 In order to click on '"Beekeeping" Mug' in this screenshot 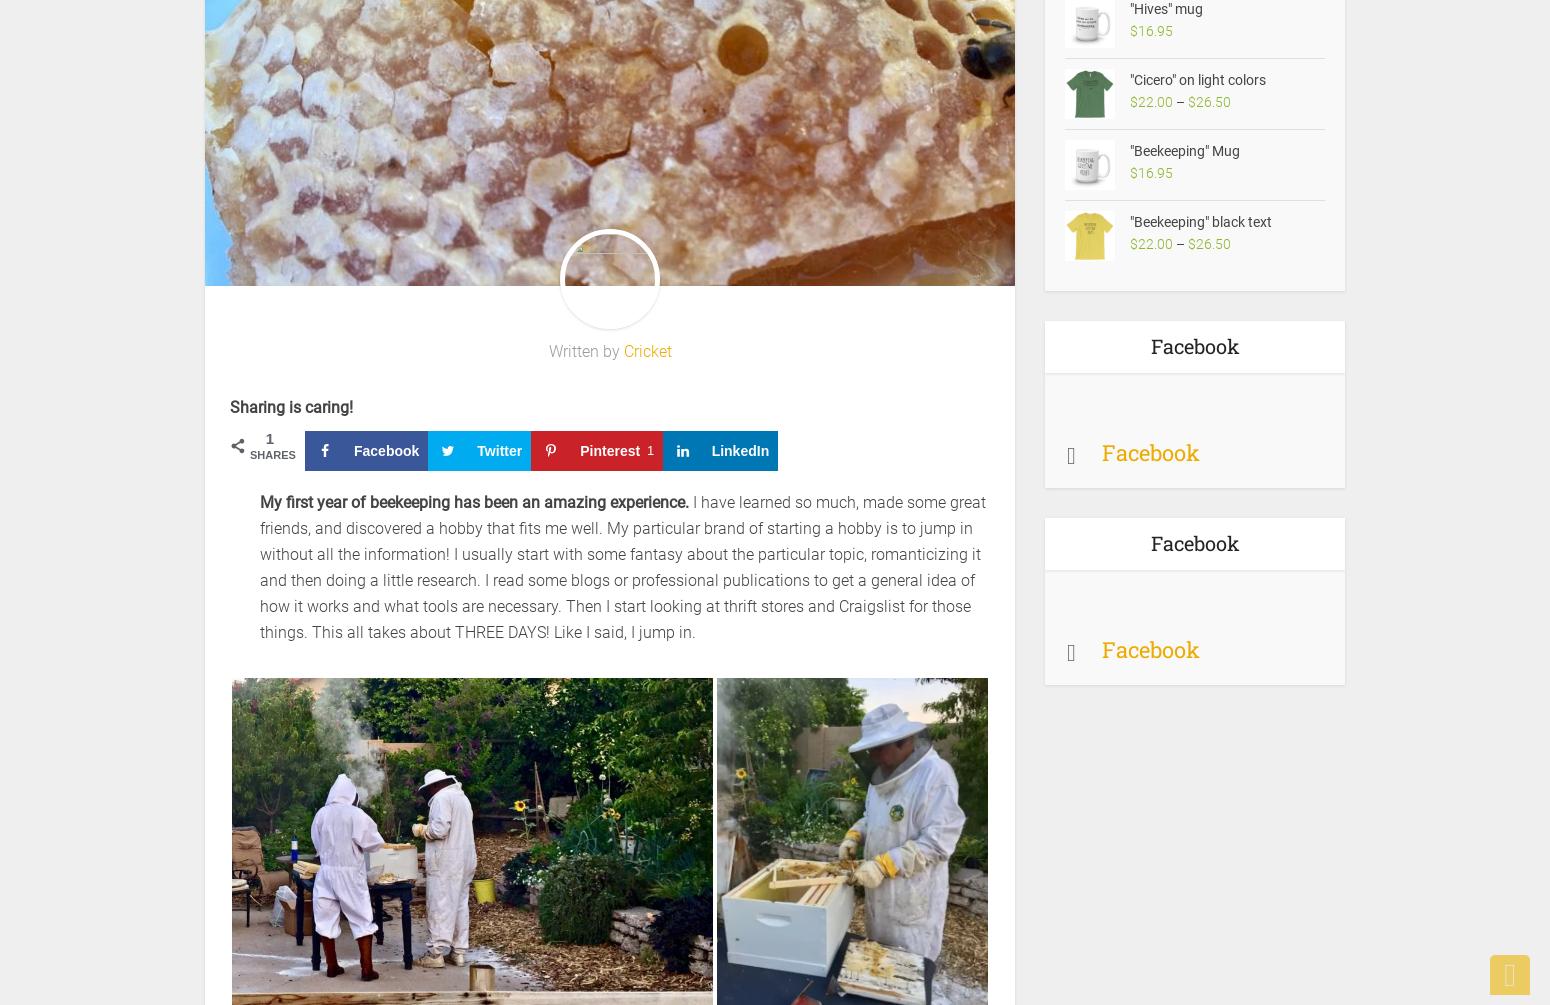, I will do `click(1184, 150)`.